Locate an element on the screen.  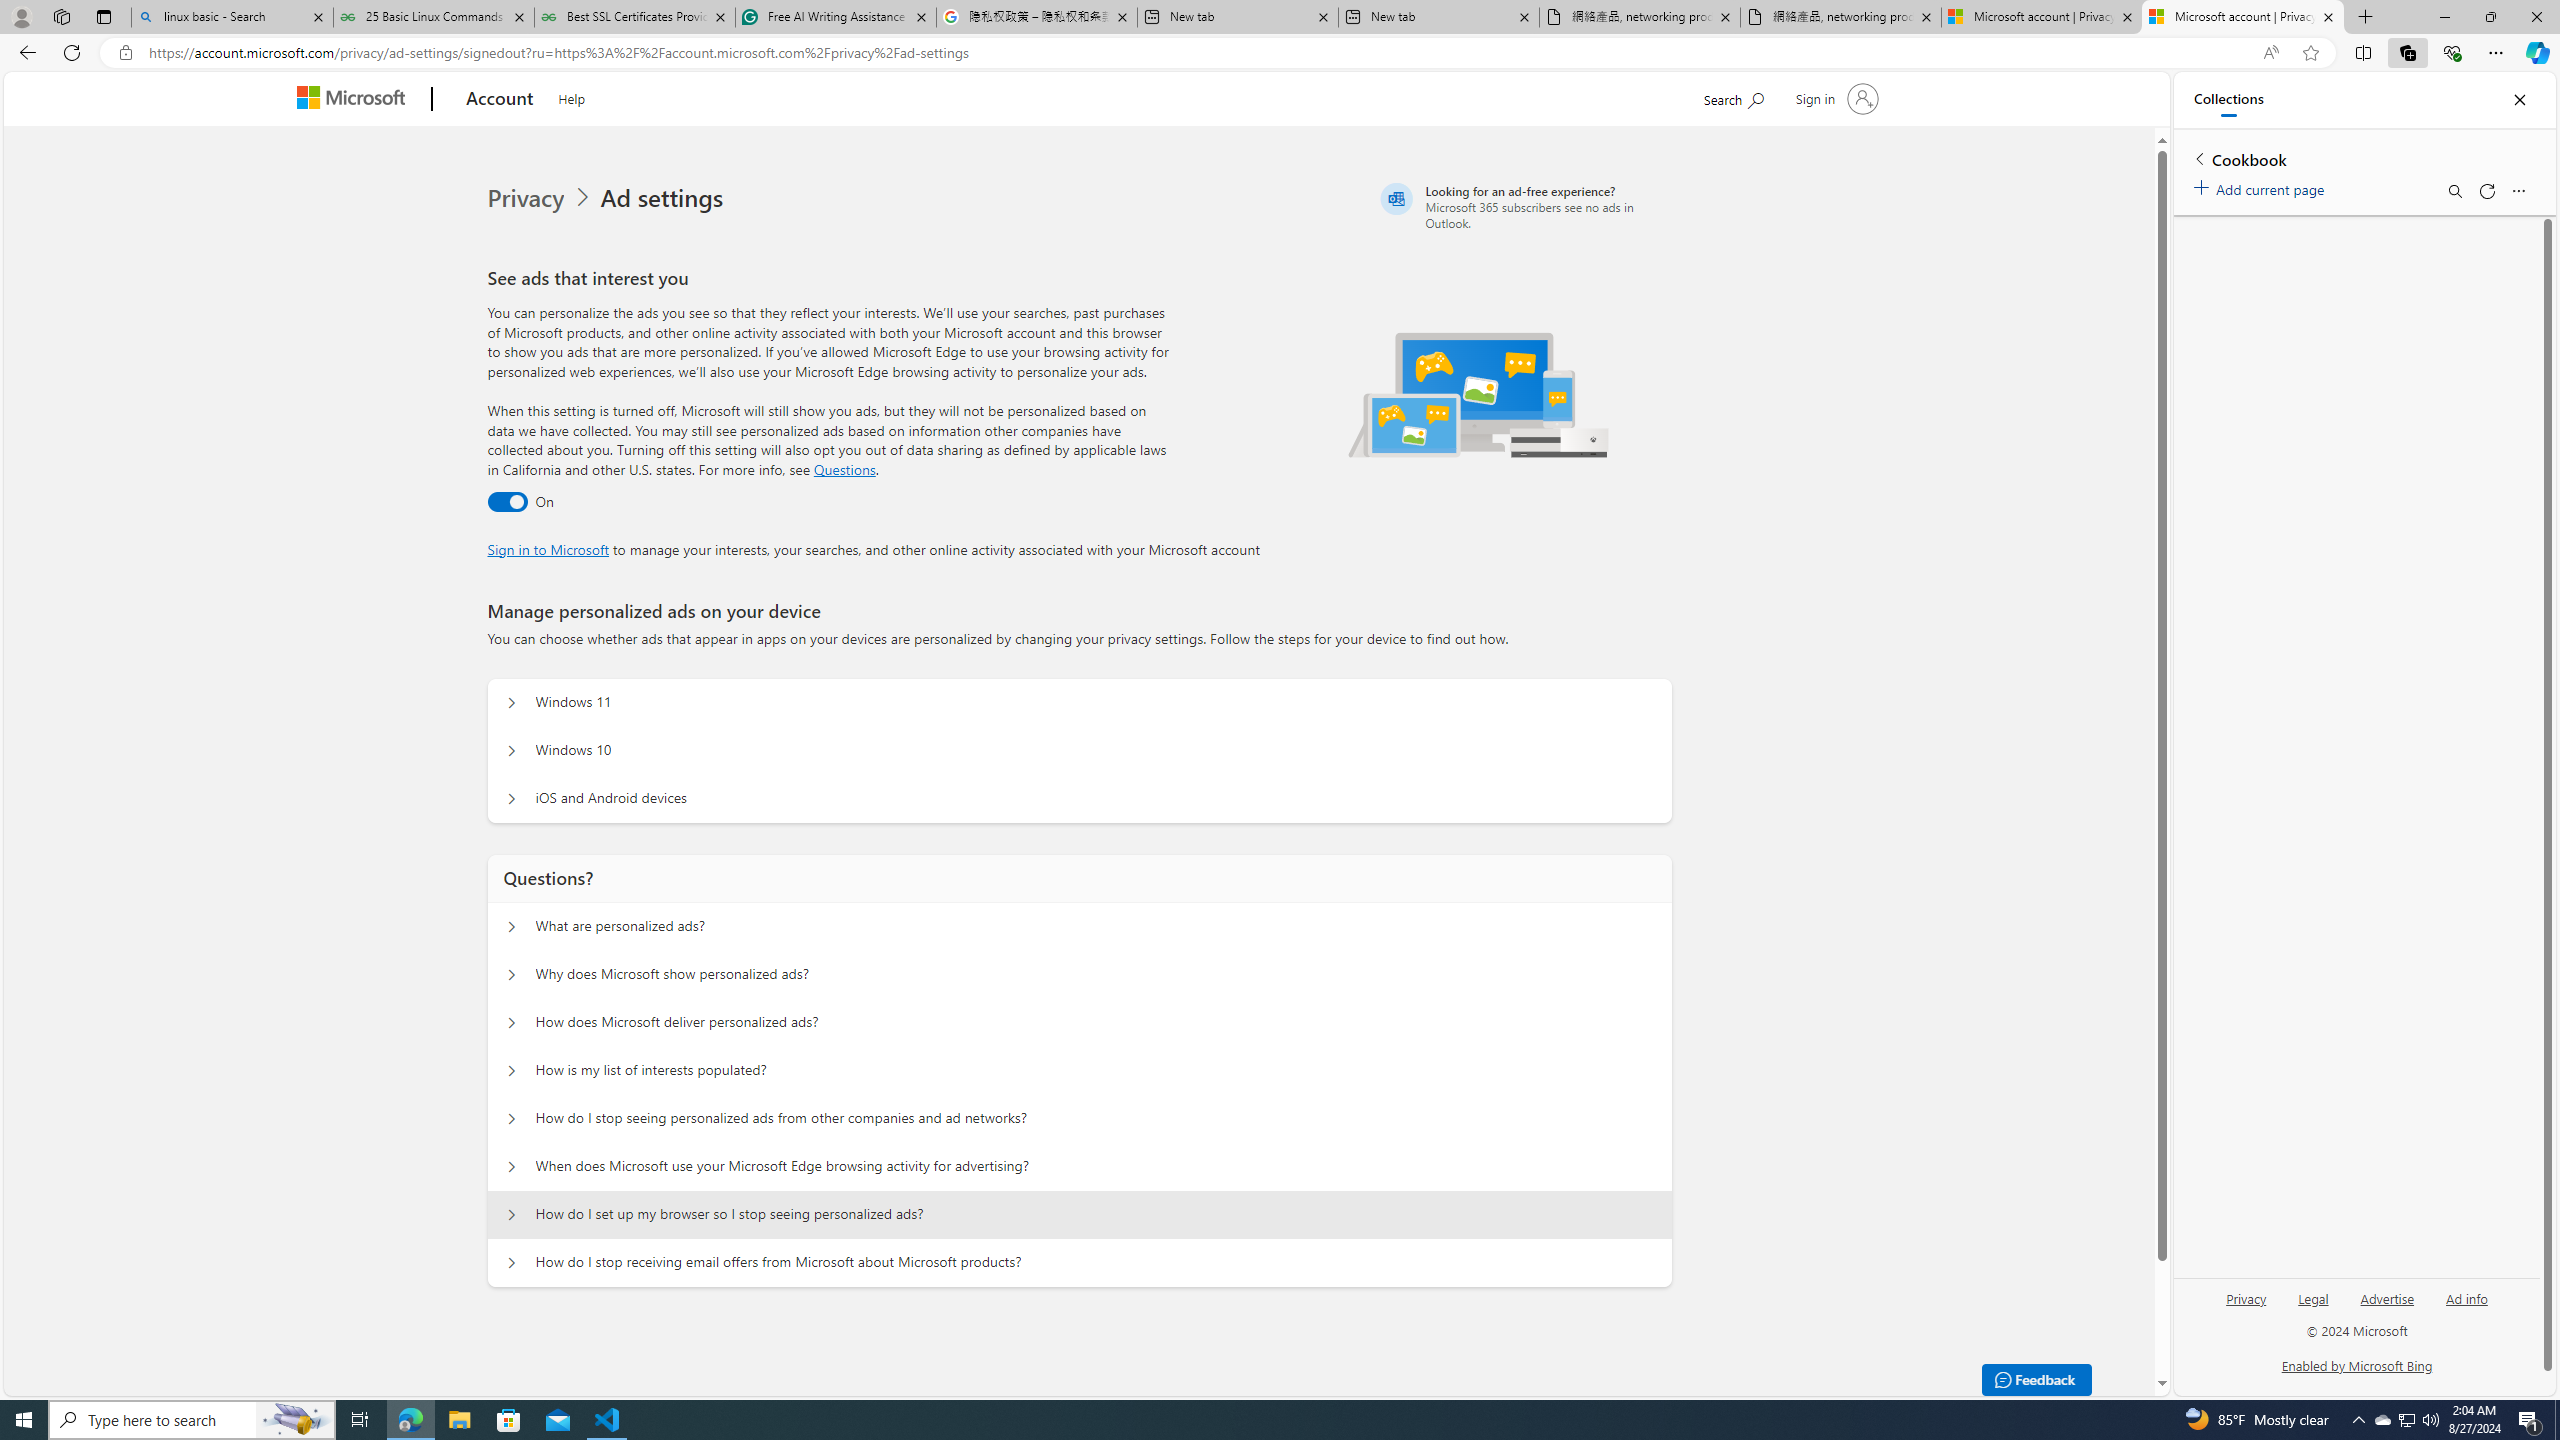
'Advertise' is located at coordinates (2388, 1305).